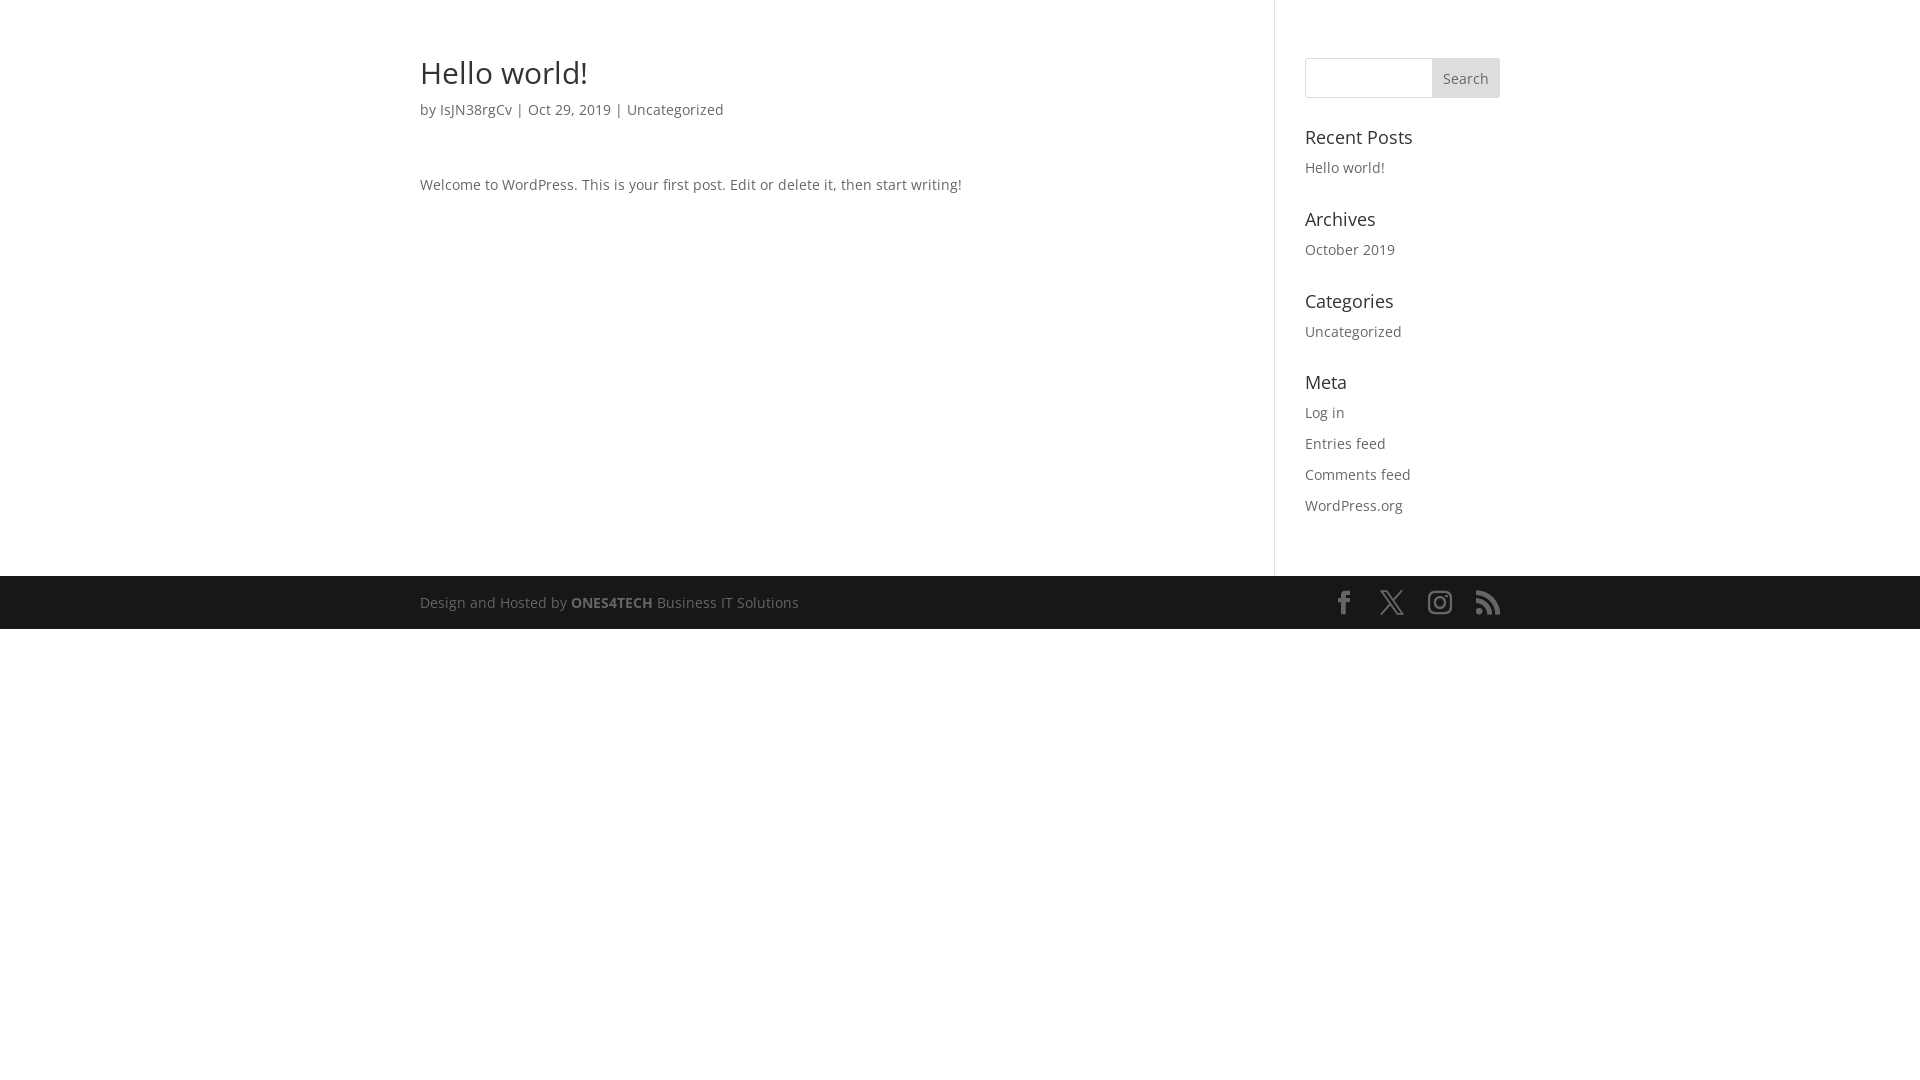  What do you see at coordinates (1430, 76) in the screenshot?
I see `'Search'` at bounding box center [1430, 76].